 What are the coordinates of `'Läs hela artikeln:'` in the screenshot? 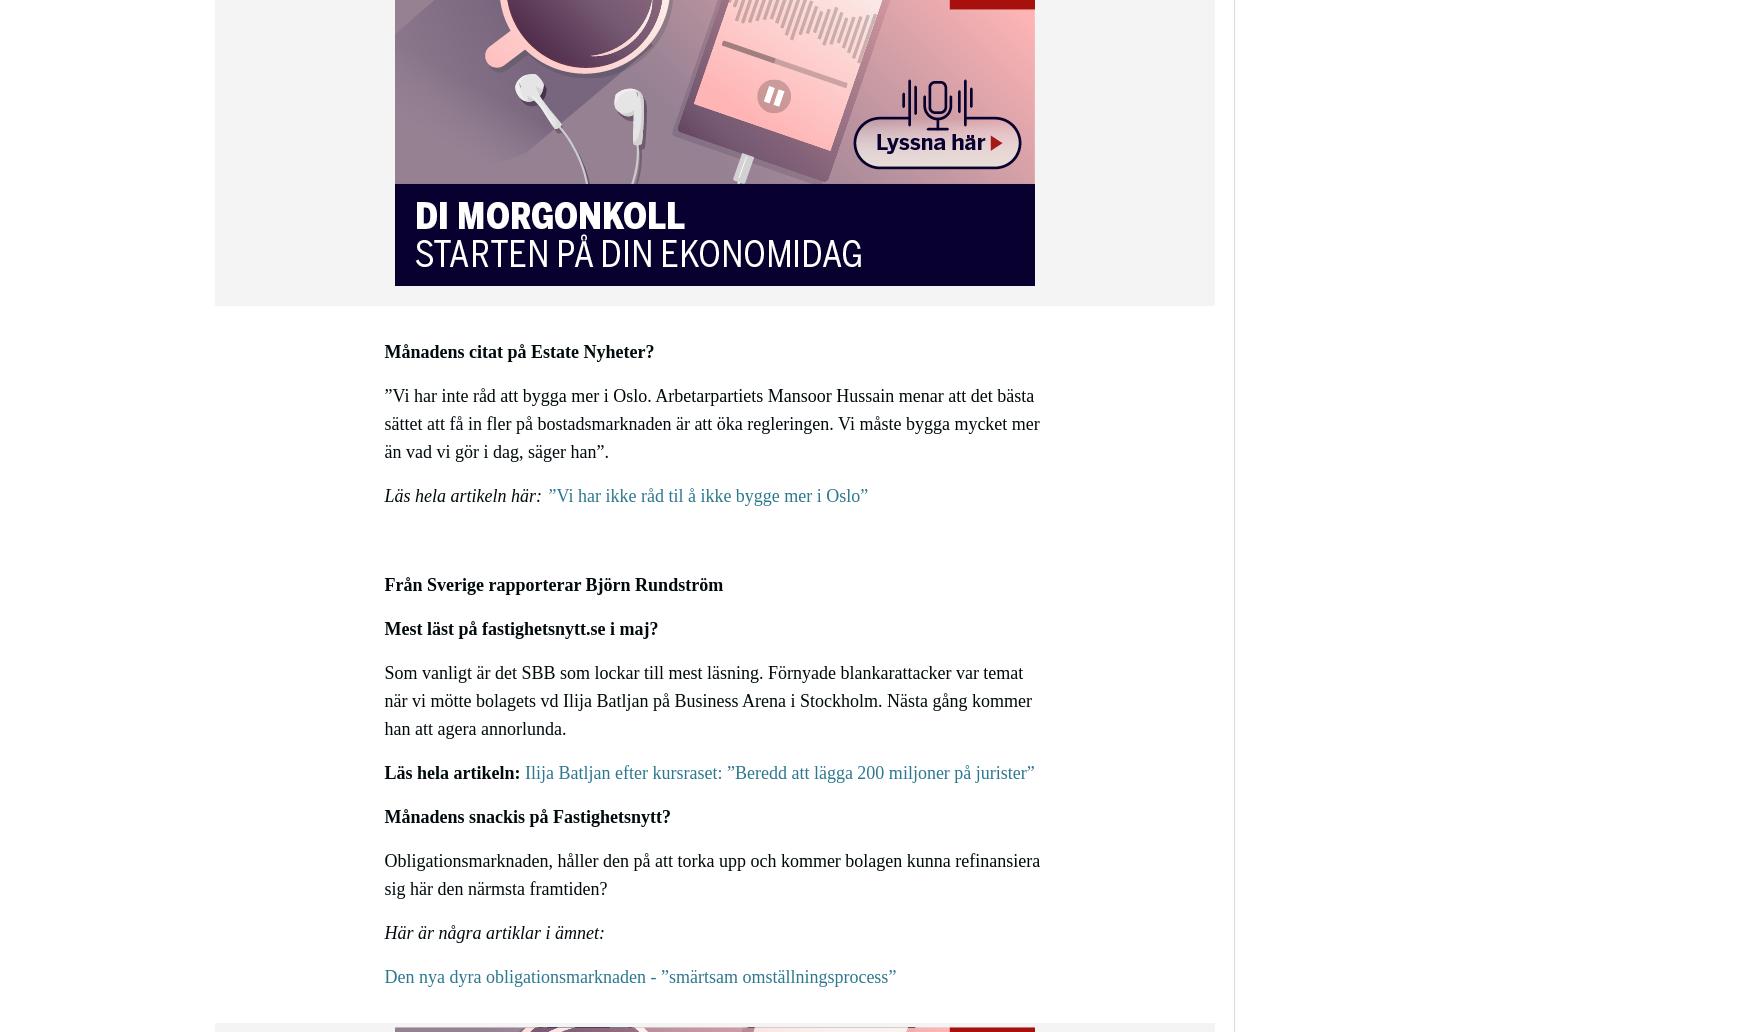 It's located at (452, 771).